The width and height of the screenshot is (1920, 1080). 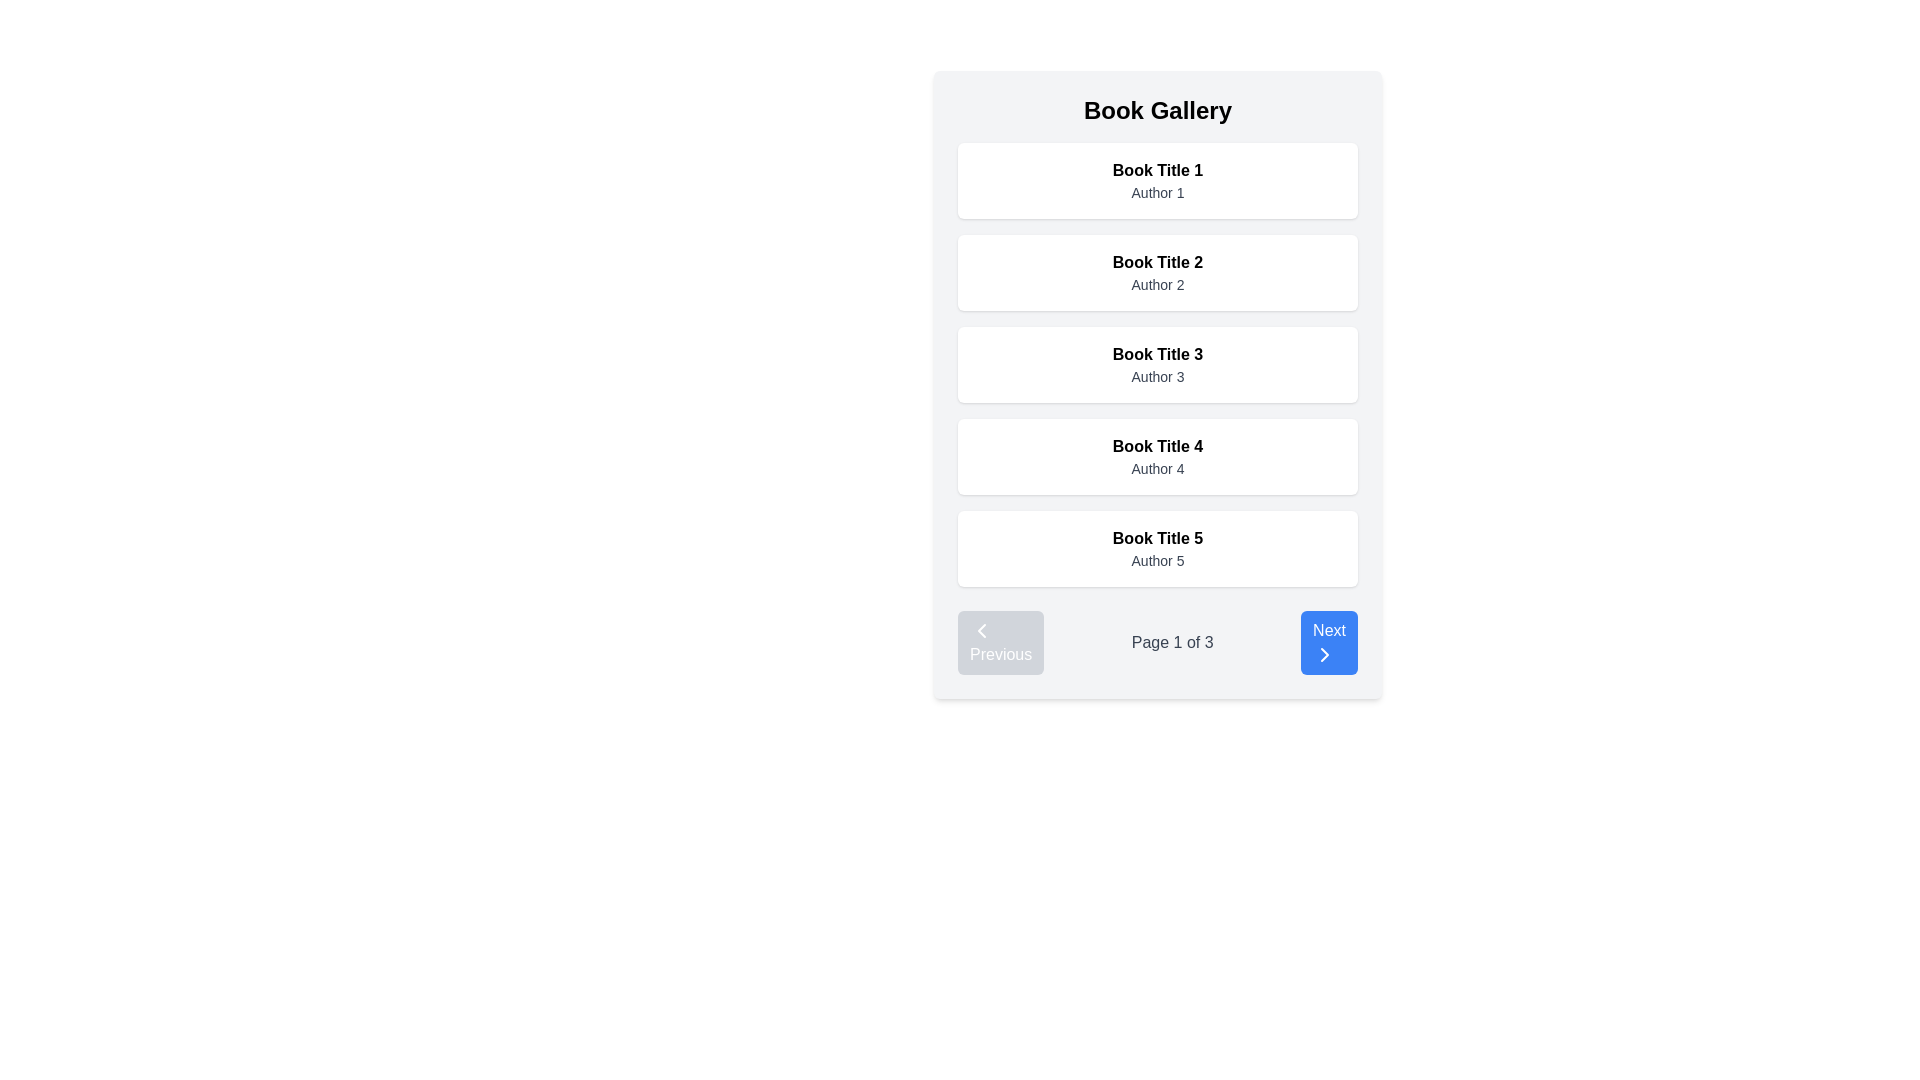 What do you see at coordinates (1157, 456) in the screenshot?
I see `the card representing the book entry located as the fourth item in a vertical list of book cards` at bounding box center [1157, 456].